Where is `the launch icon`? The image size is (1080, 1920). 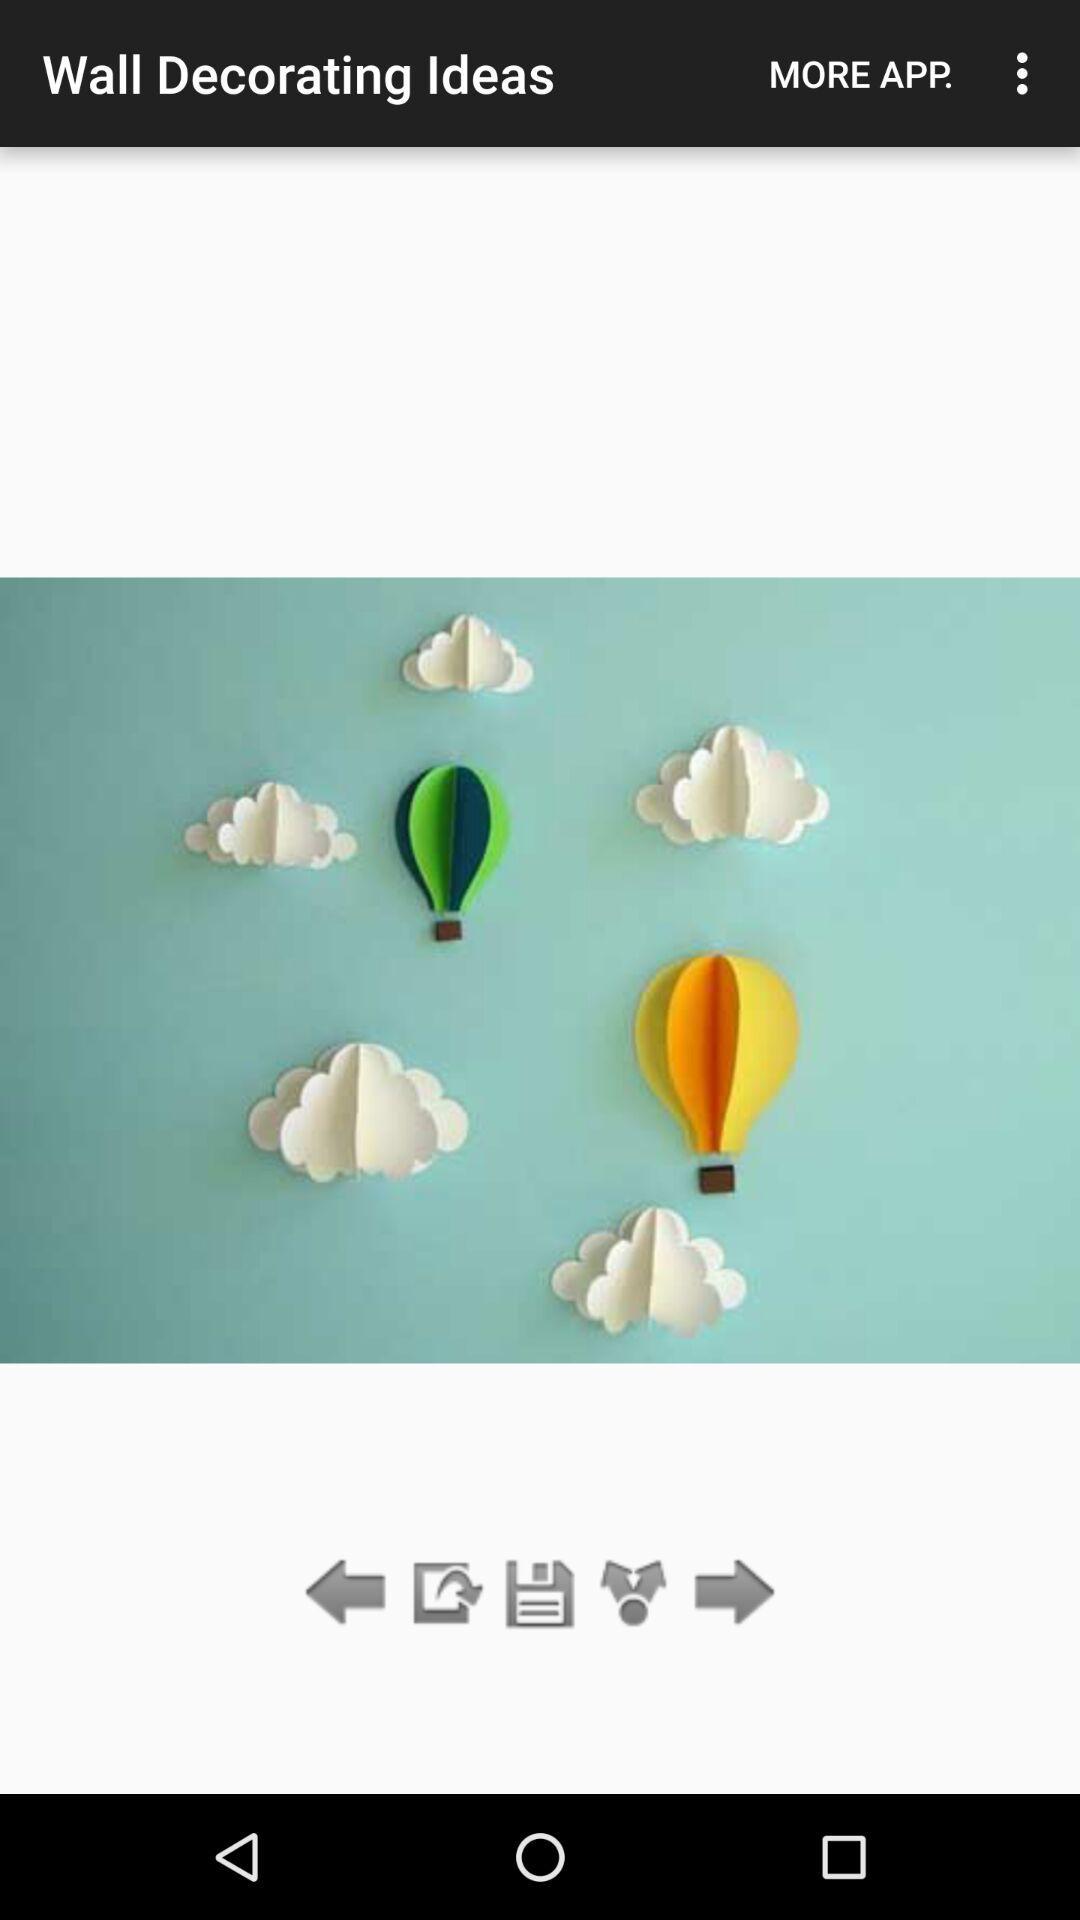
the launch icon is located at coordinates (444, 1593).